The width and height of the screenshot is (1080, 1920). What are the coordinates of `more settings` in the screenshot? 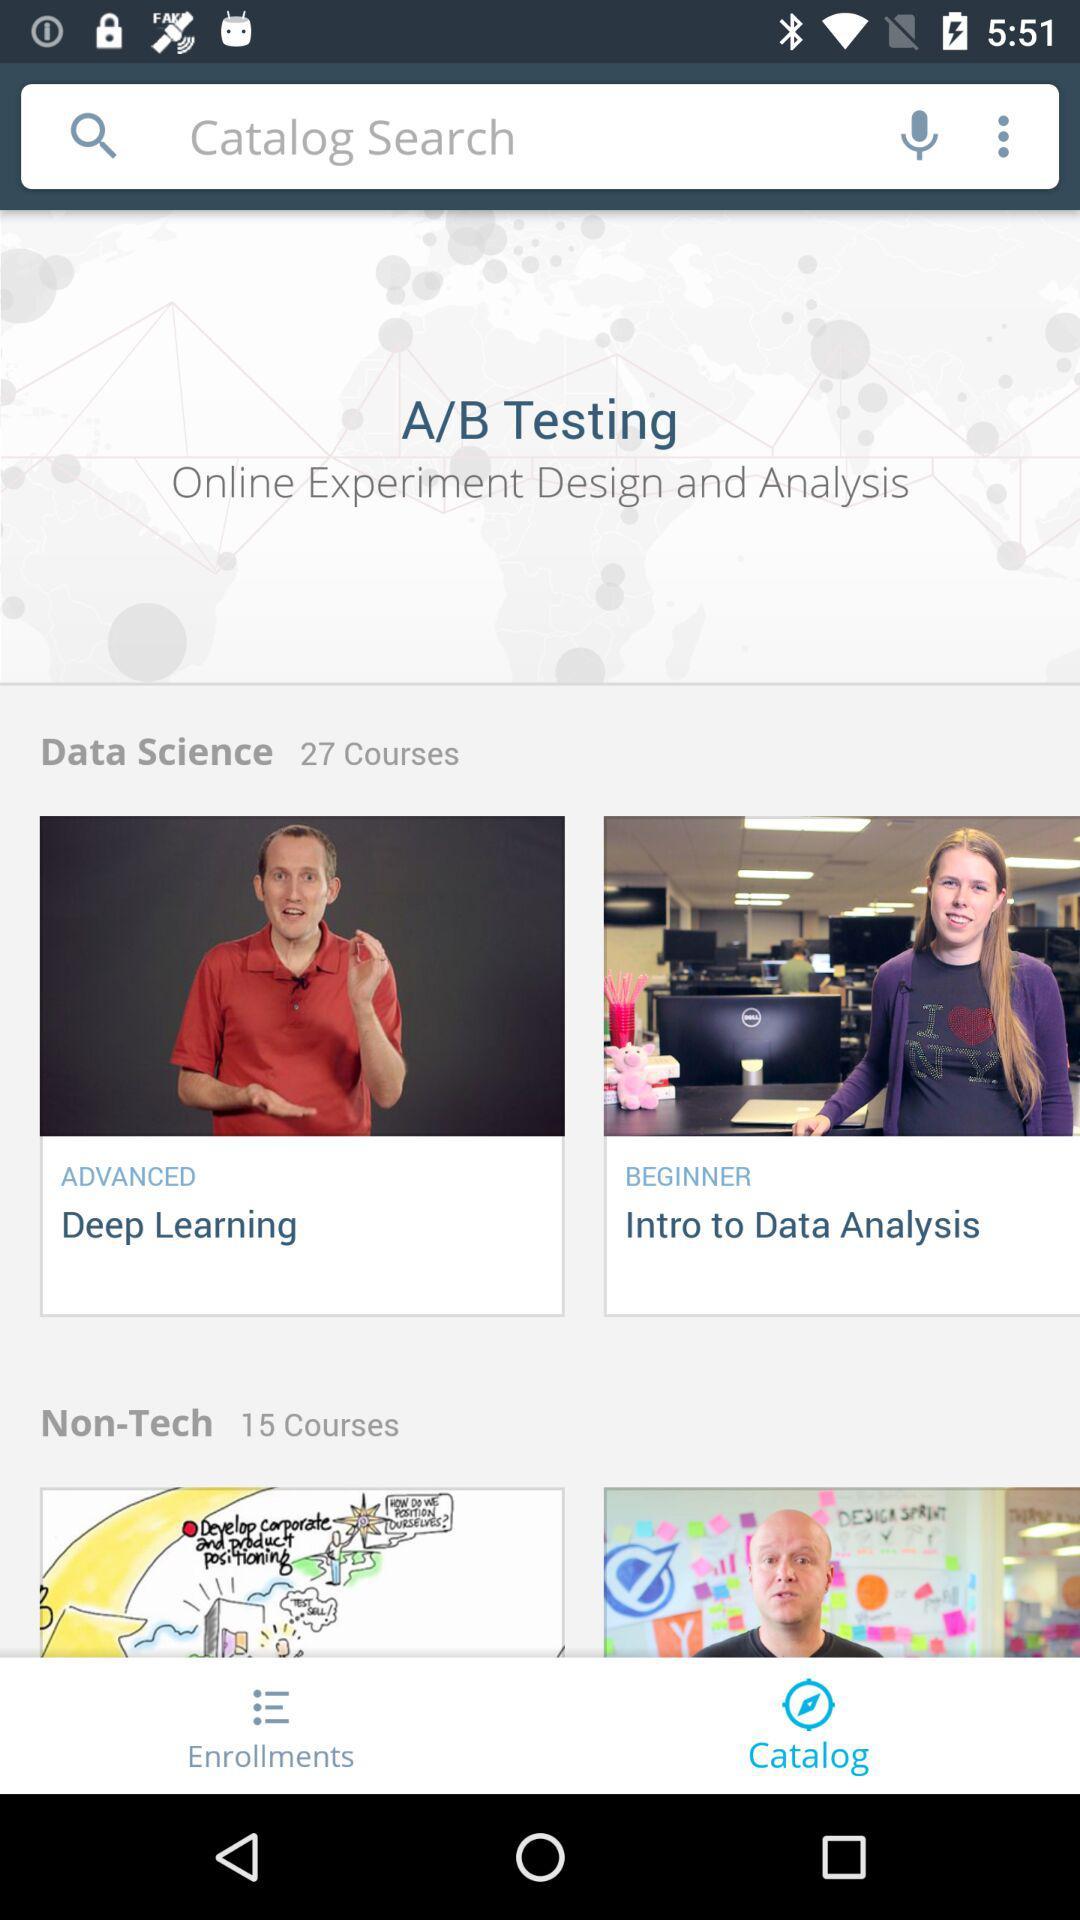 It's located at (1003, 135).